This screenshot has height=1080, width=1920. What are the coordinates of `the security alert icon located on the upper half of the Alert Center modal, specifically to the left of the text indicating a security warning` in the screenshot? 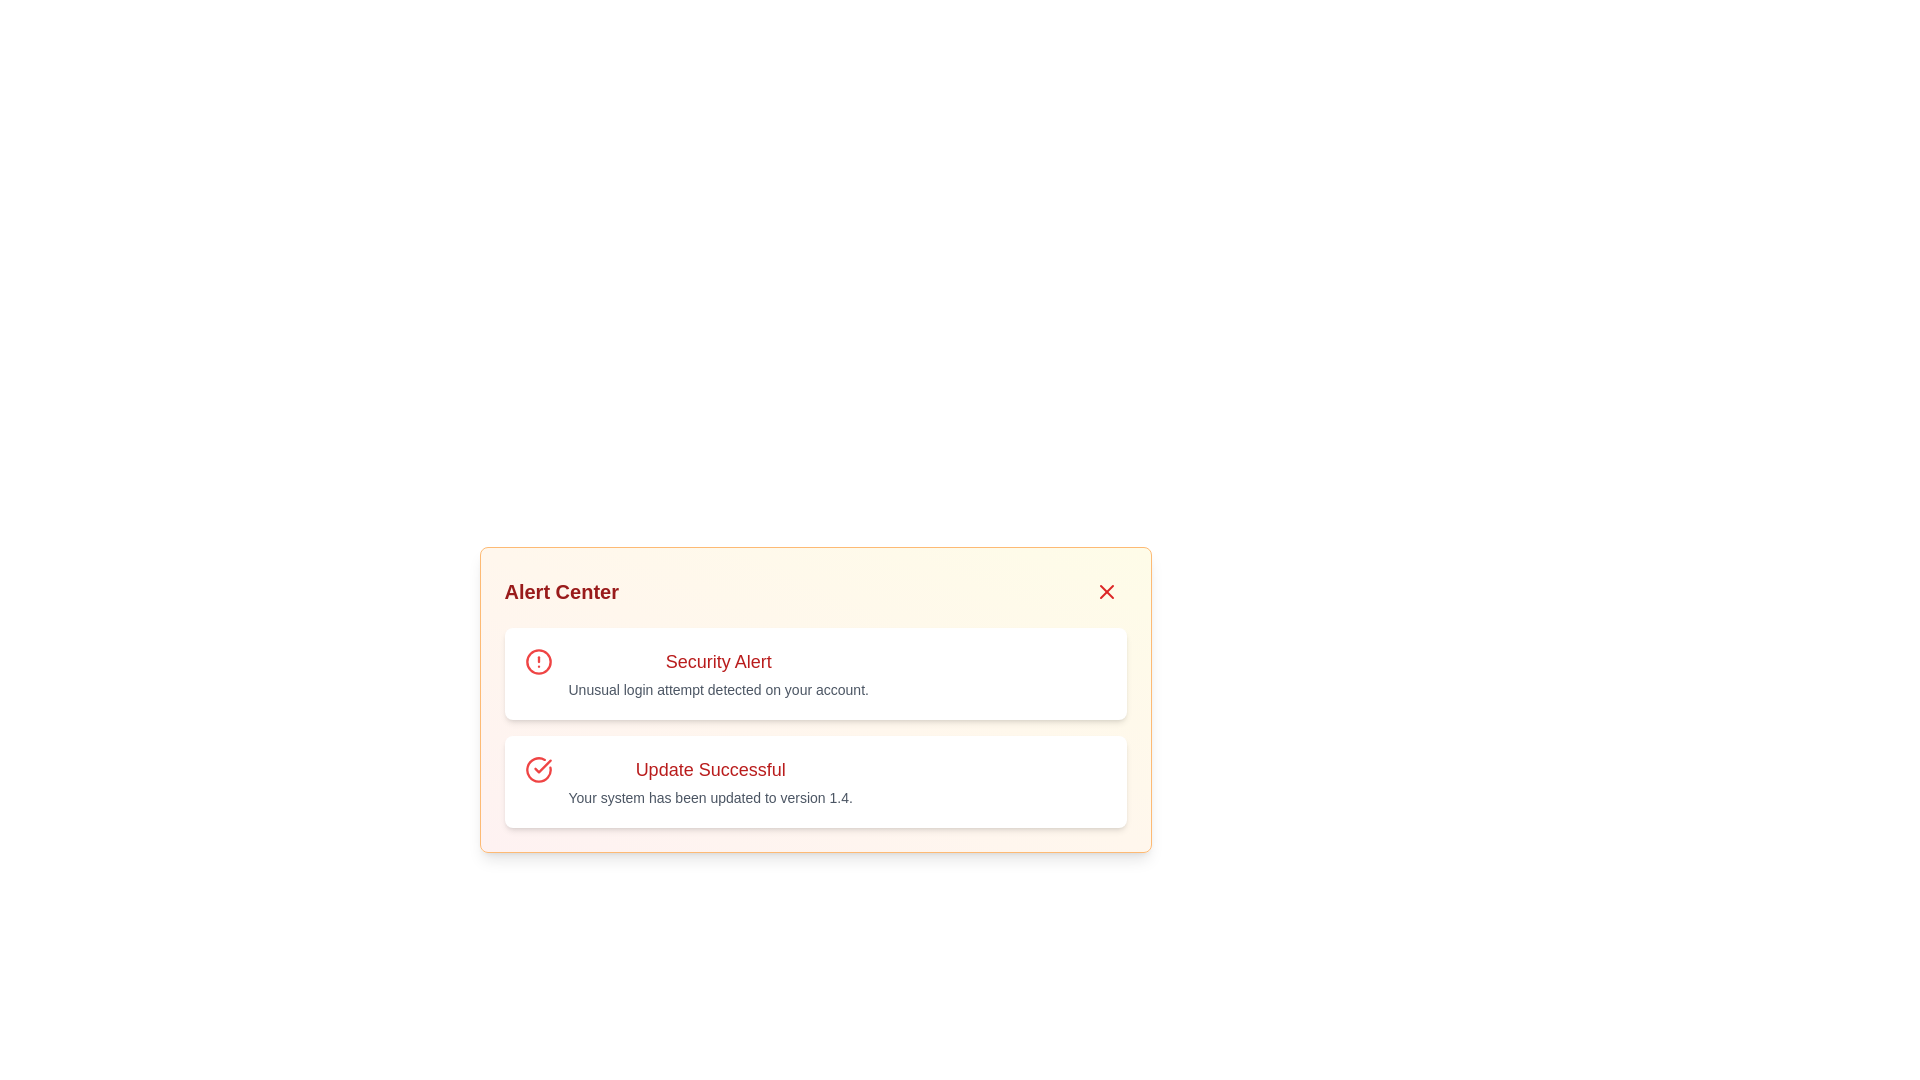 It's located at (538, 662).